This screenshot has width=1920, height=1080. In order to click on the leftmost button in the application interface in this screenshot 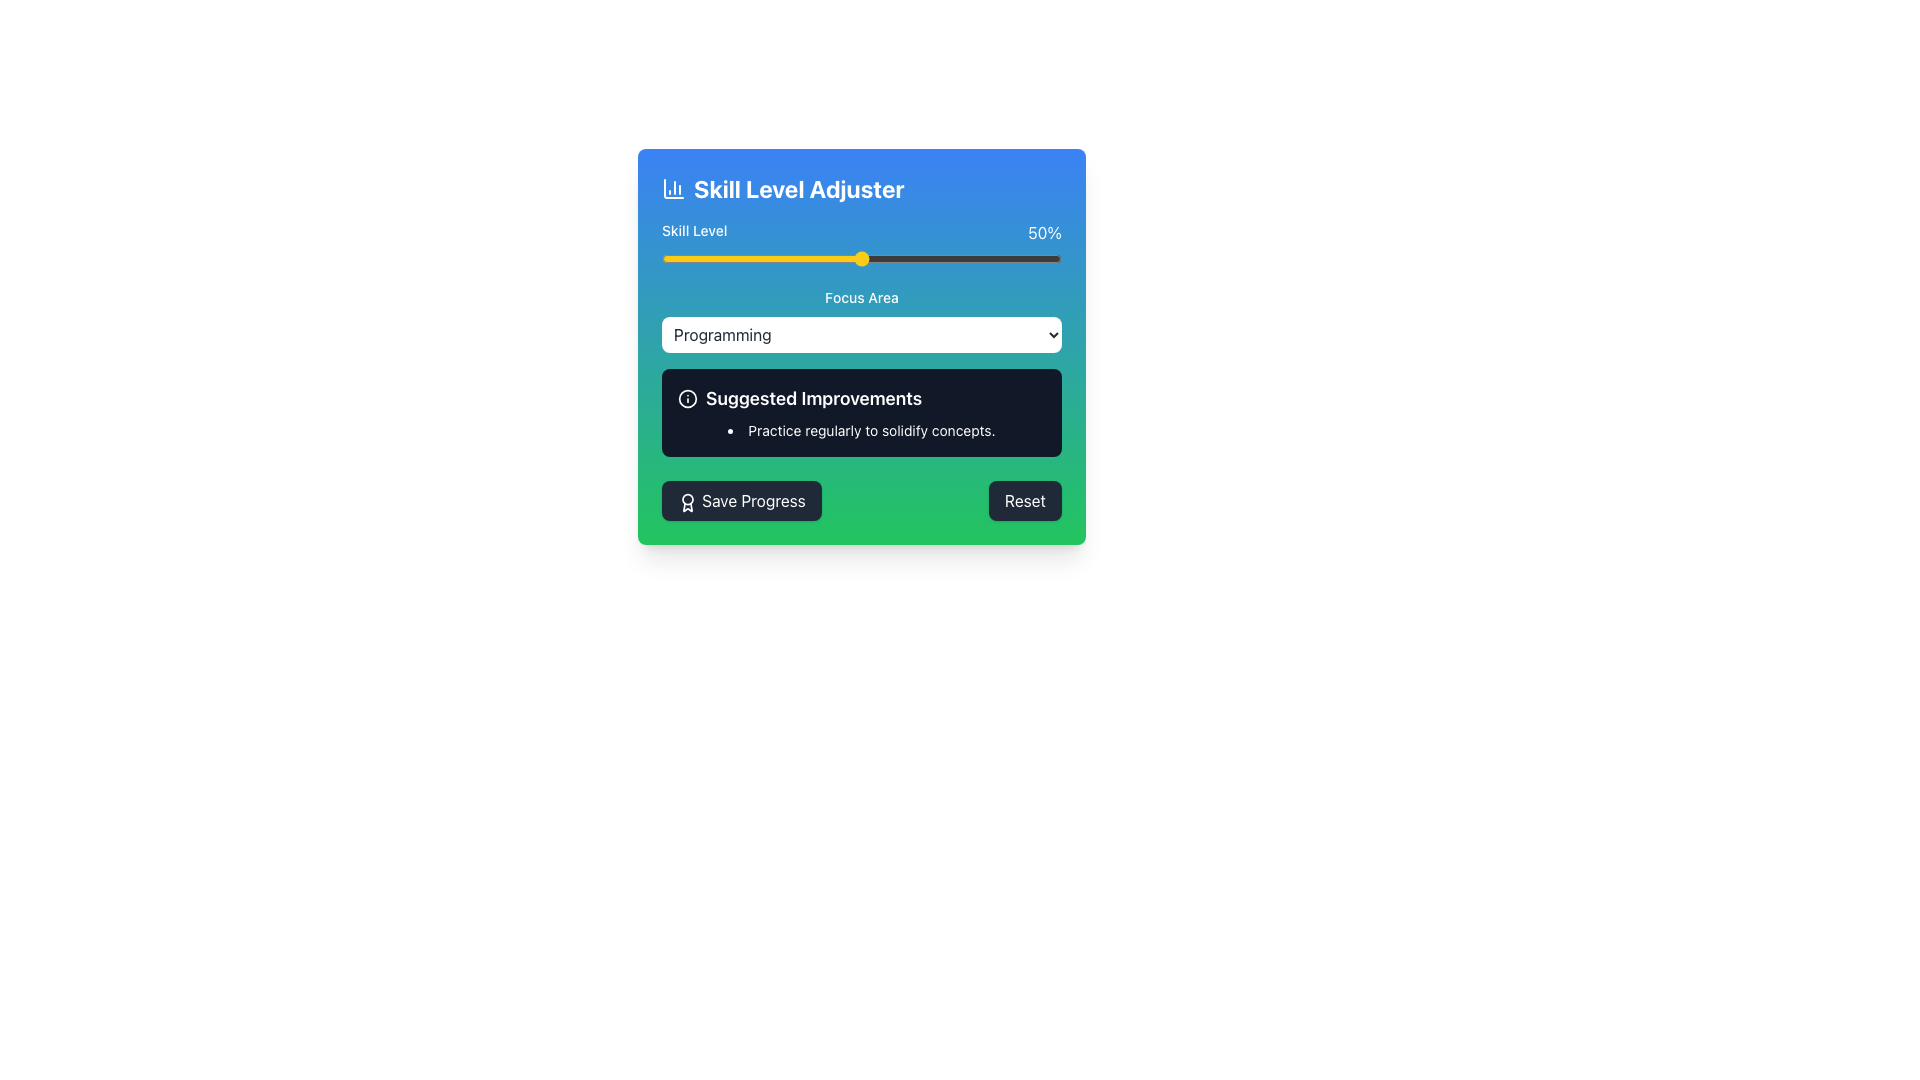, I will do `click(740, 500)`.